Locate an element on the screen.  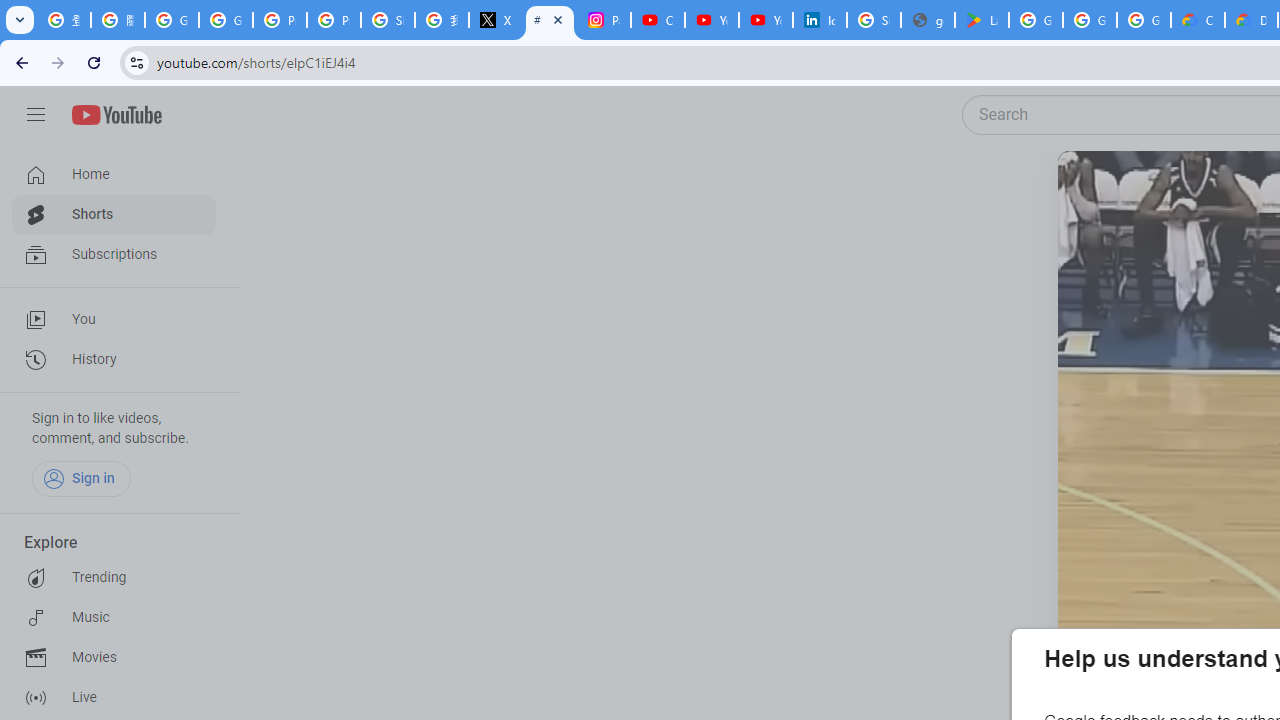
'Google Workspace - Specific Terms' is located at coordinates (1144, 20).